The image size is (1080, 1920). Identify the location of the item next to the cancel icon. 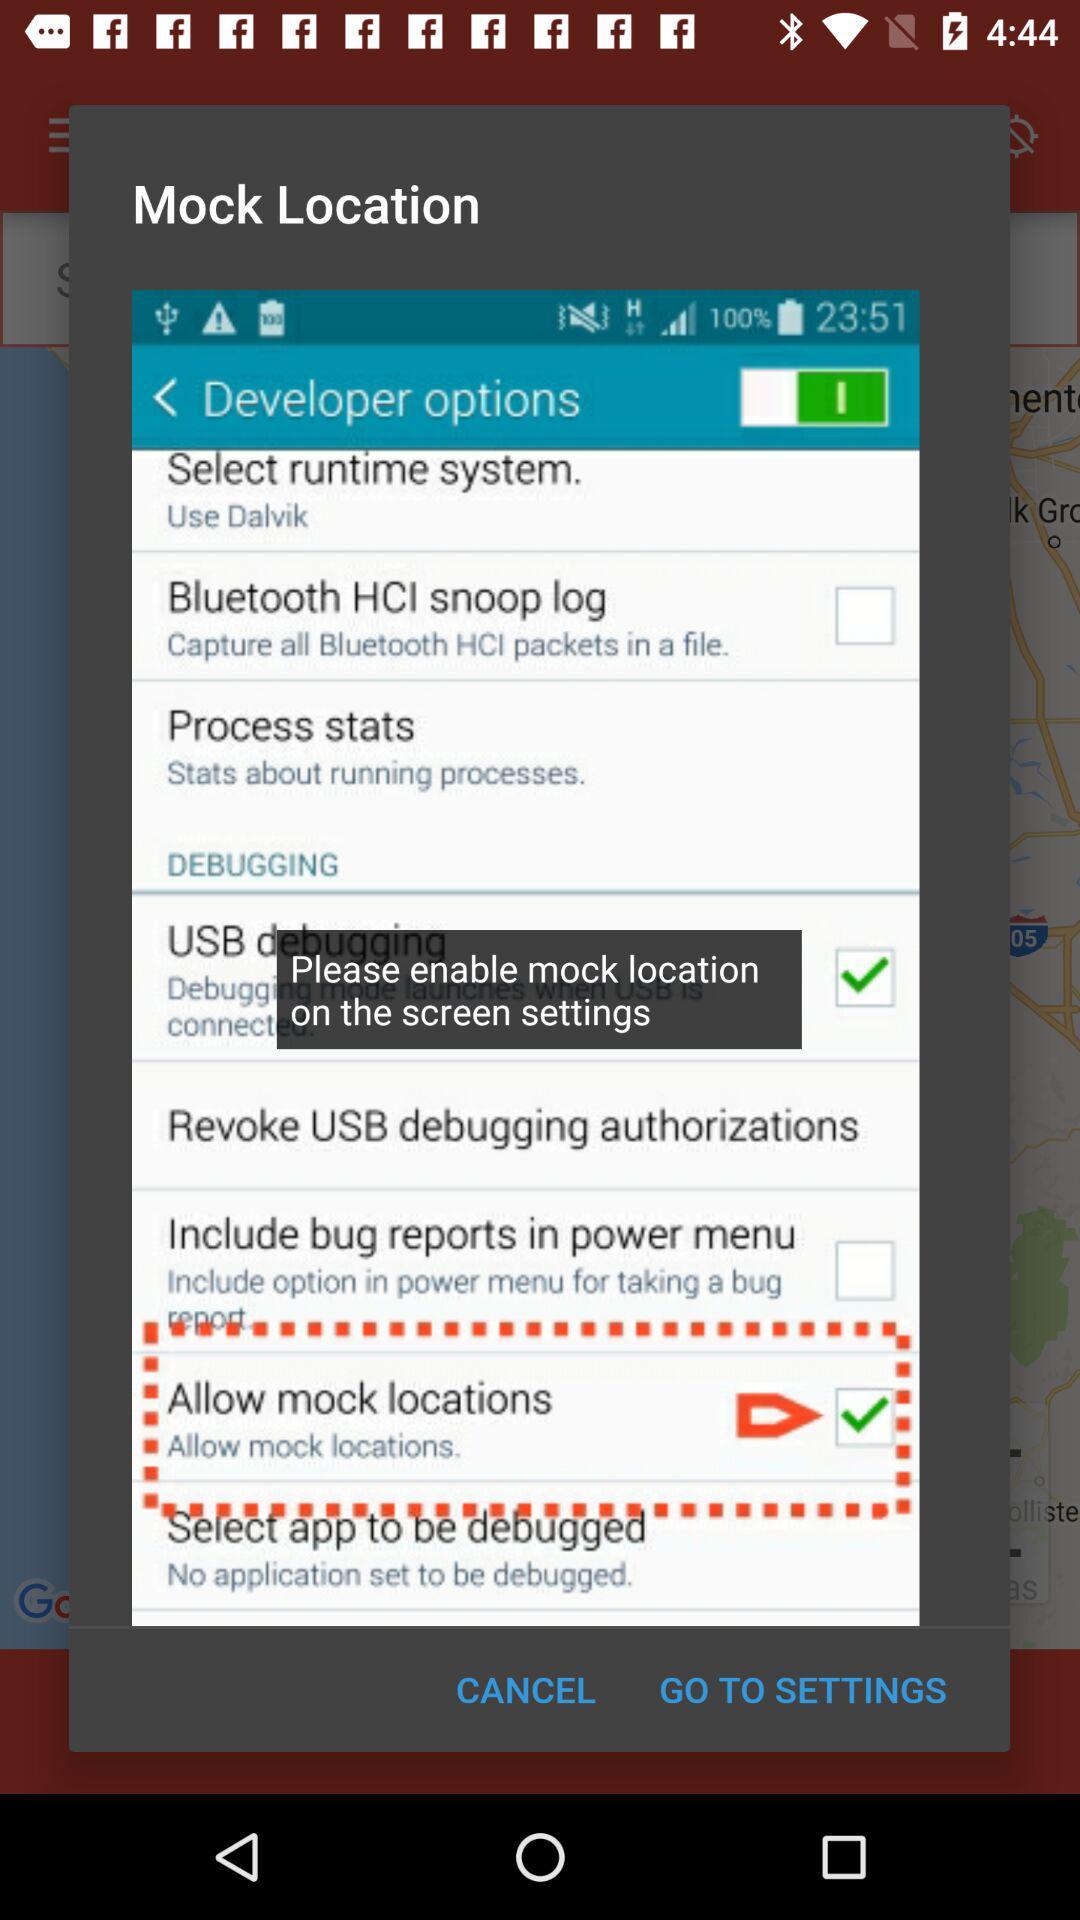
(802, 1688).